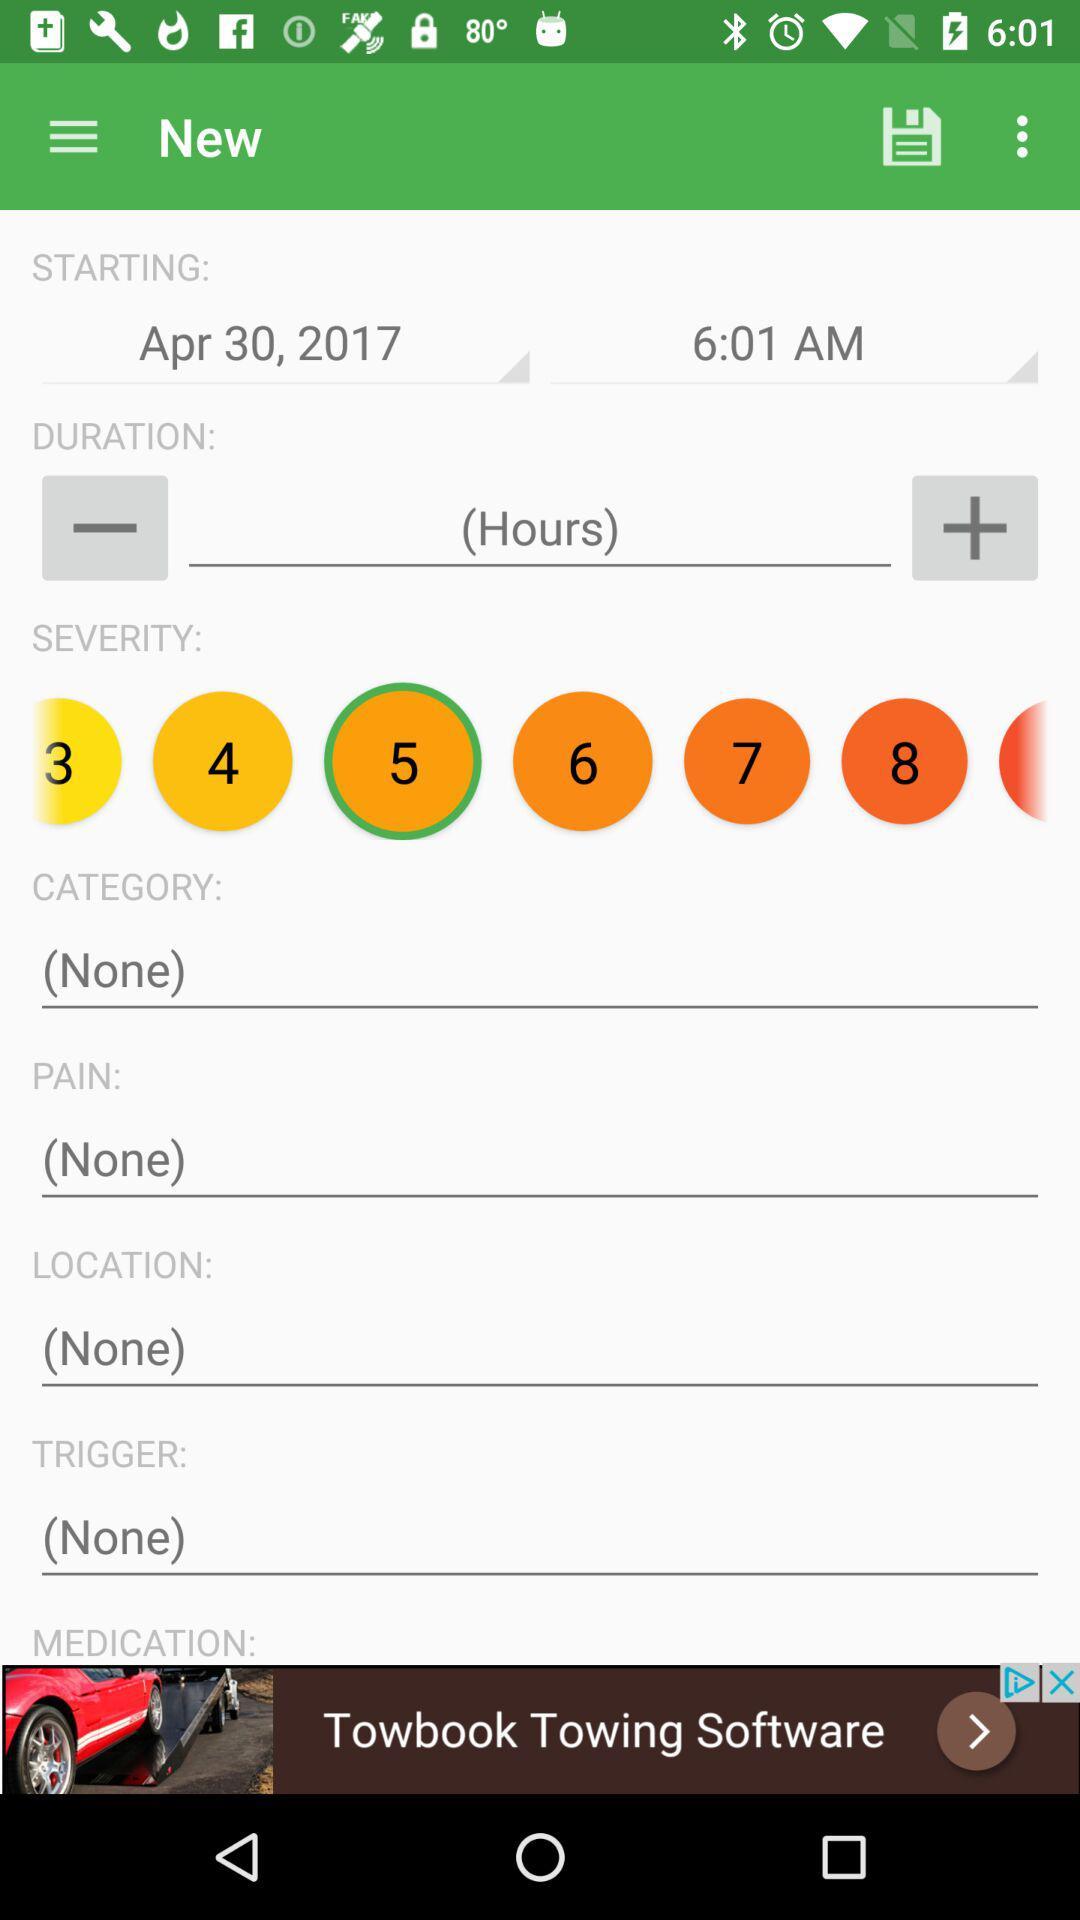 The height and width of the screenshot is (1920, 1080). Describe the element at coordinates (974, 528) in the screenshot. I see `alarm ingres` at that location.